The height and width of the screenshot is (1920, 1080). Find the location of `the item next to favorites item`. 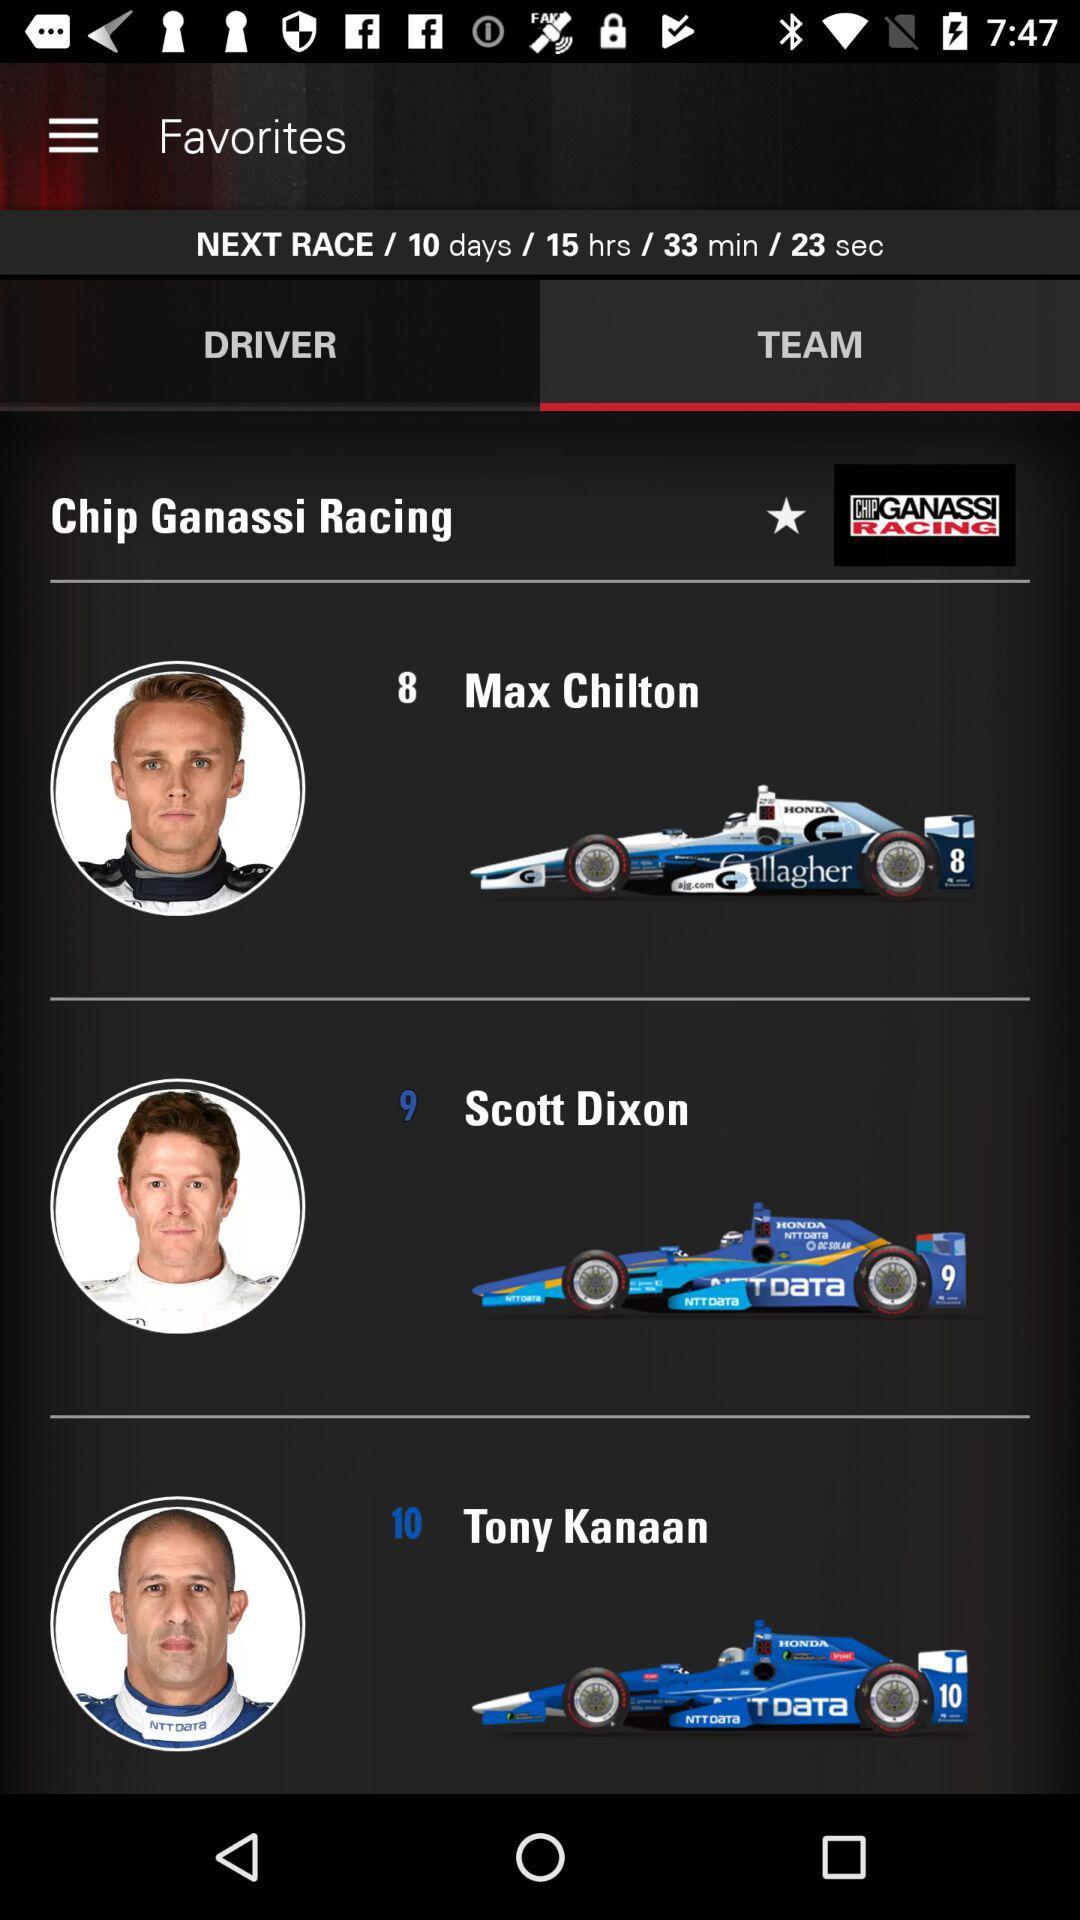

the item next to favorites item is located at coordinates (72, 135).